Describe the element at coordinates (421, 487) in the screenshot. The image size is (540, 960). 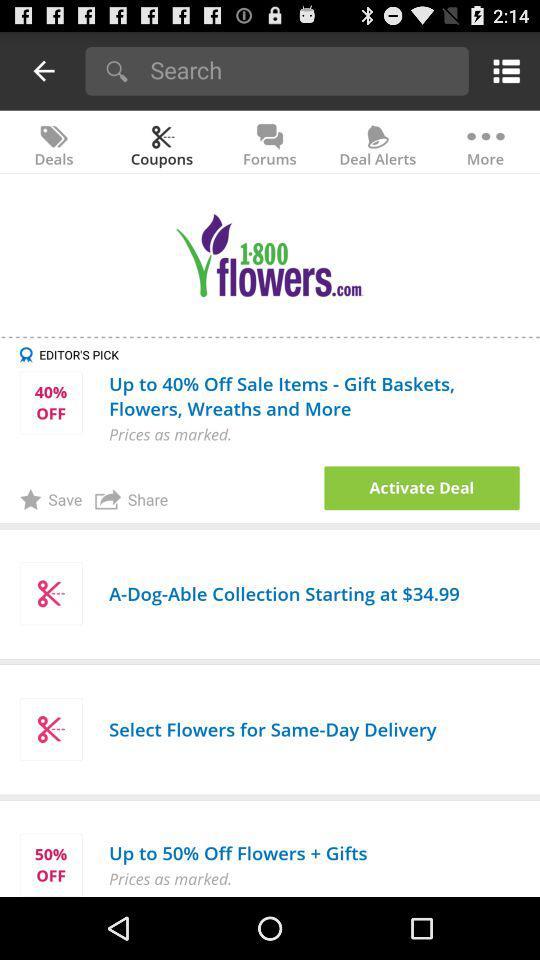
I see `activate the shown deal` at that location.